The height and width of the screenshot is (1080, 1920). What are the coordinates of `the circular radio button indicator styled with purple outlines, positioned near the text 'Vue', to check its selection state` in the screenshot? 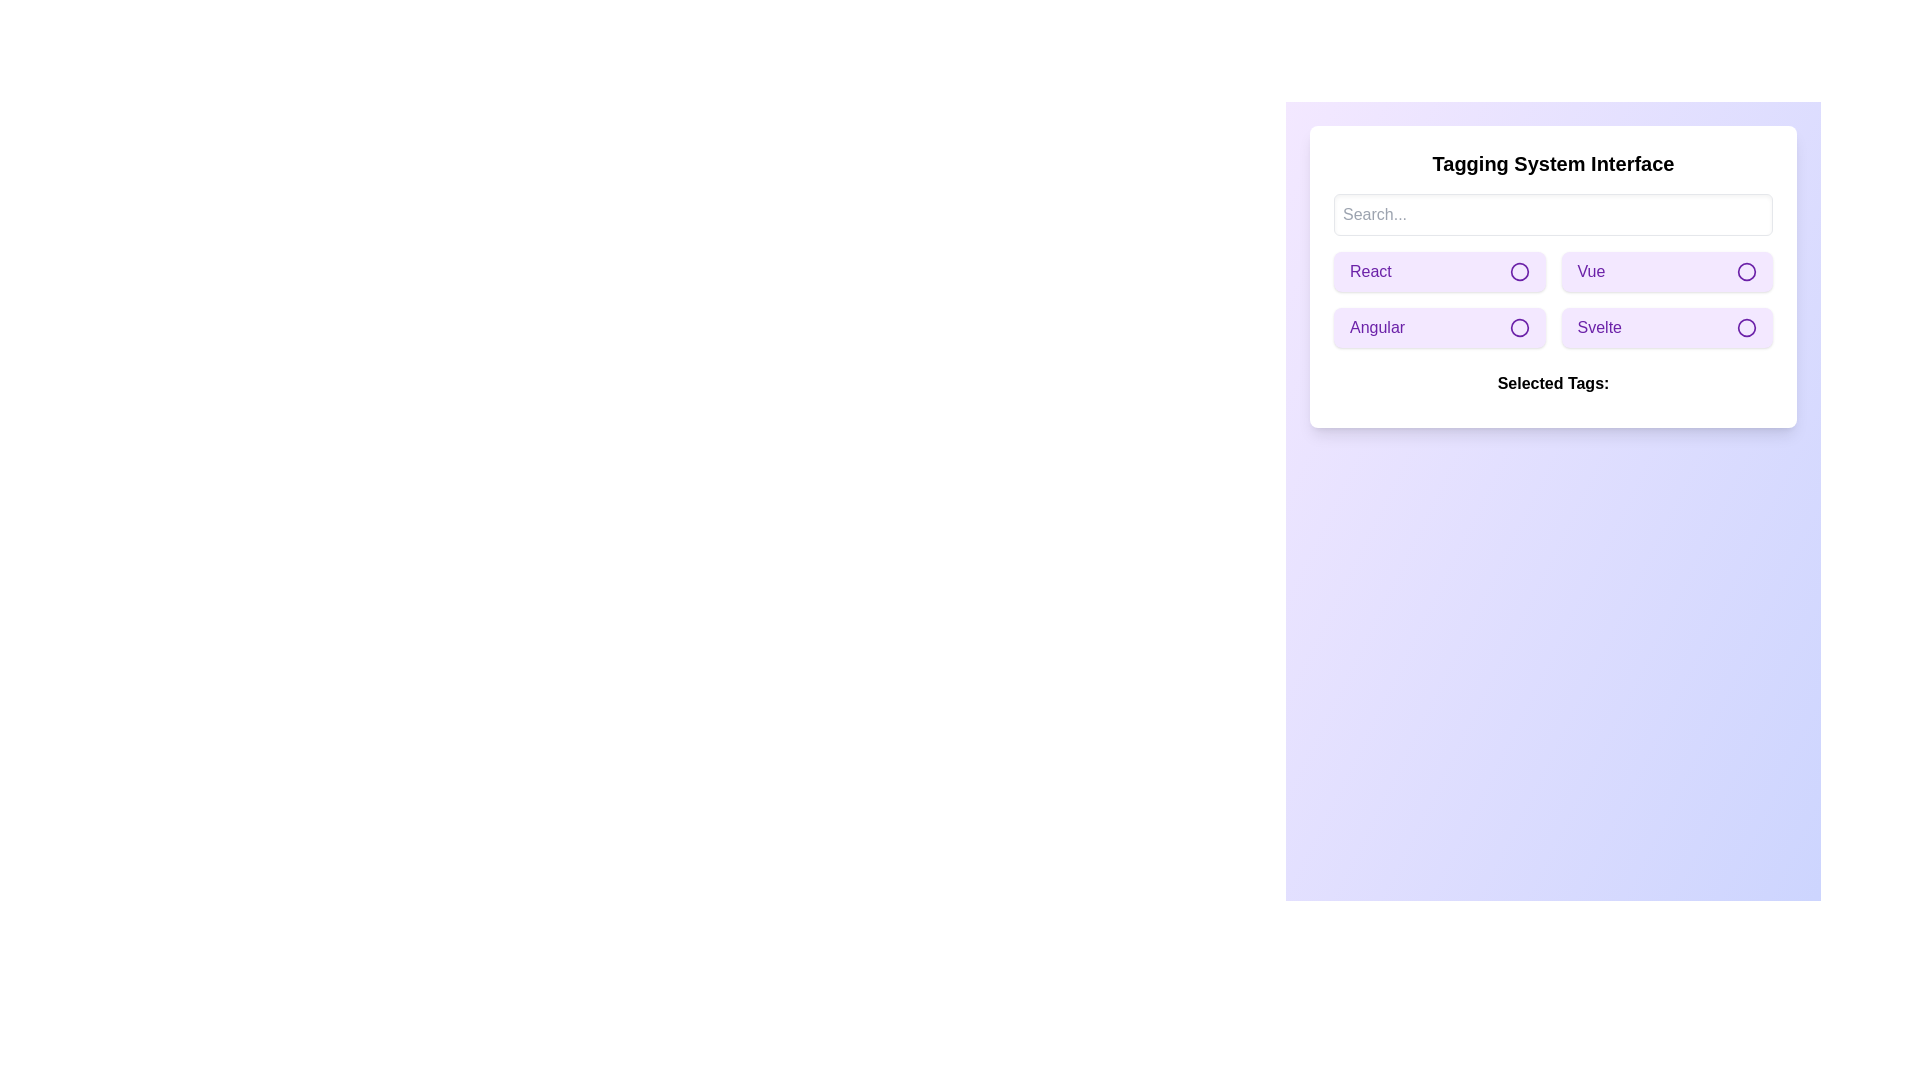 It's located at (1746, 272).